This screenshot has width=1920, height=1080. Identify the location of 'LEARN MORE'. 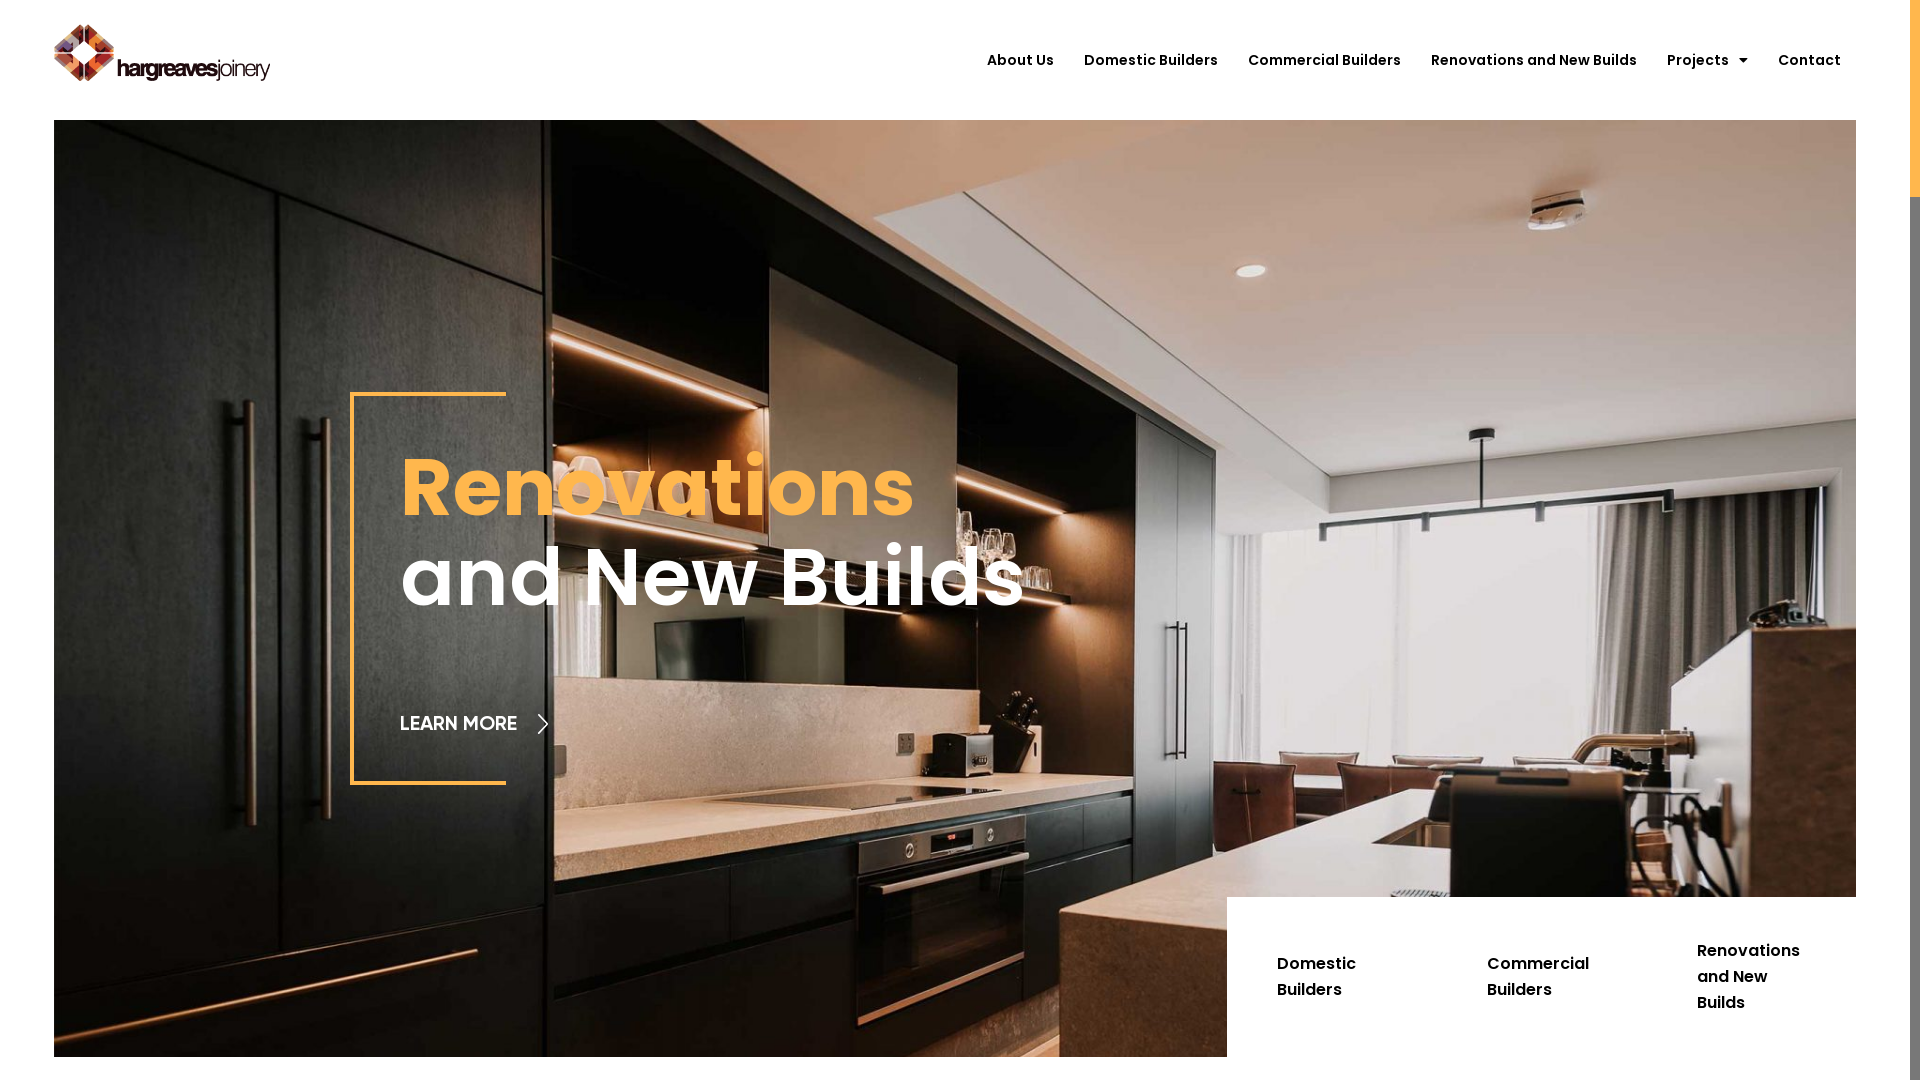
(399, 723).